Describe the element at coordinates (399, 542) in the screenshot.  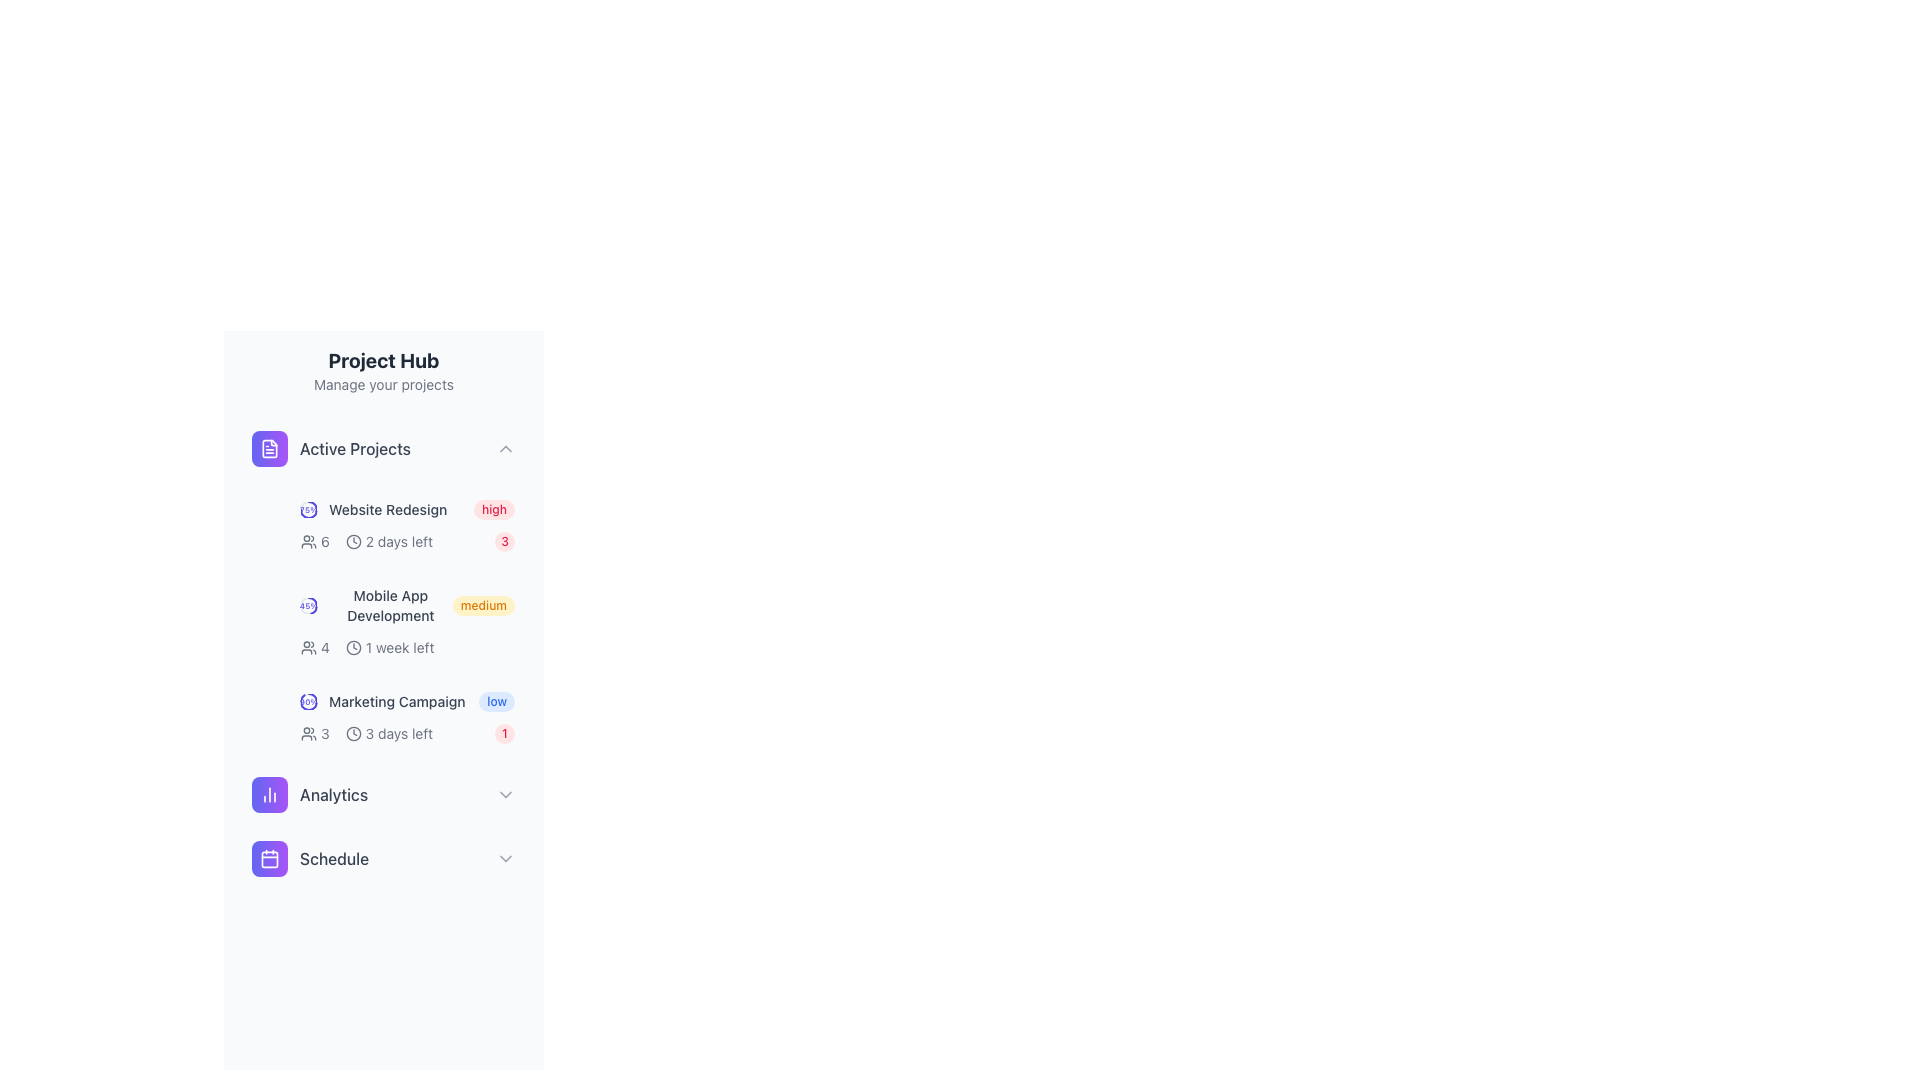
I see `information displayed in the text label showing '2 days left', which is located in the 'Active Projects' section under the 'Website Redesign' project, next to a clock icon` at that location.